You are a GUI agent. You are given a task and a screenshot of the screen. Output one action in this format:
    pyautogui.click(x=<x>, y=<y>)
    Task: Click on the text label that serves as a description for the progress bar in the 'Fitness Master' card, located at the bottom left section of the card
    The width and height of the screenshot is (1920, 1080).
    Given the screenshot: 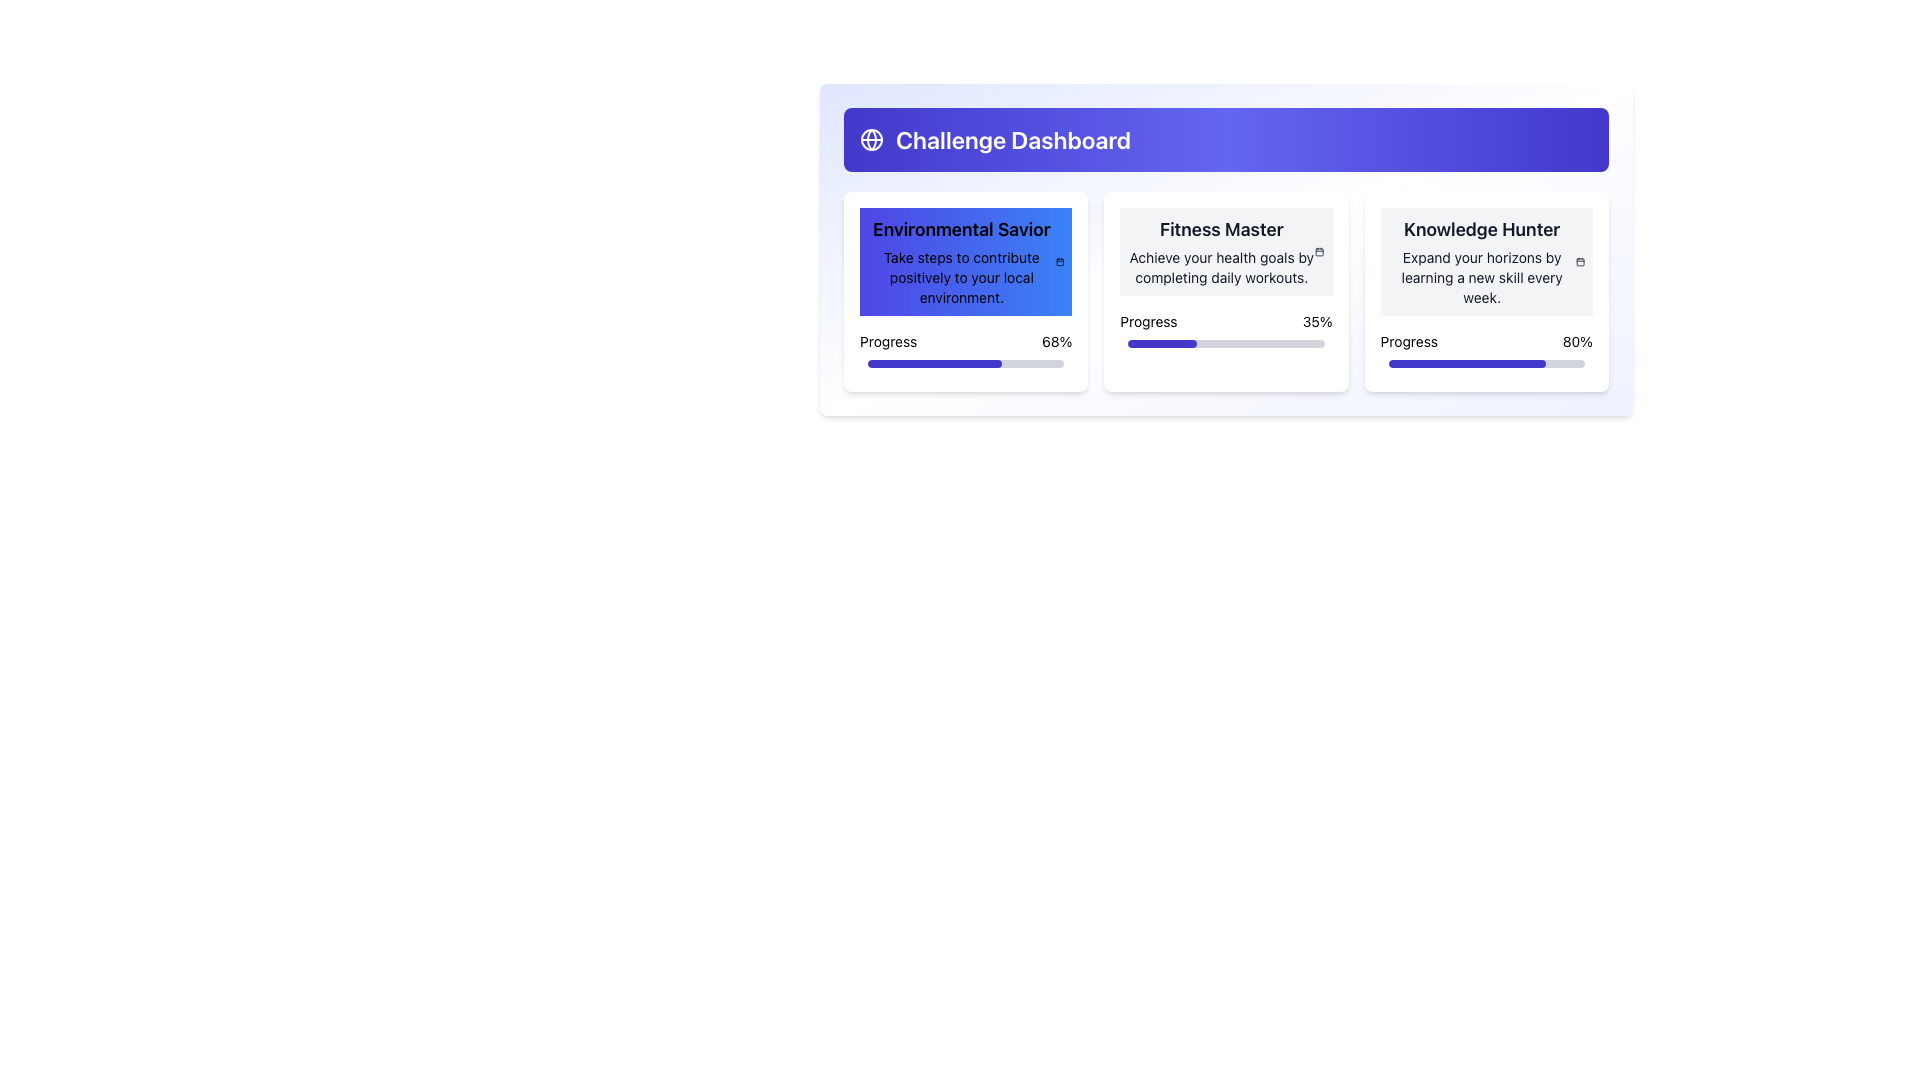 What is the action you would take?
    pyautogui.click(x=1148, y=320)
    